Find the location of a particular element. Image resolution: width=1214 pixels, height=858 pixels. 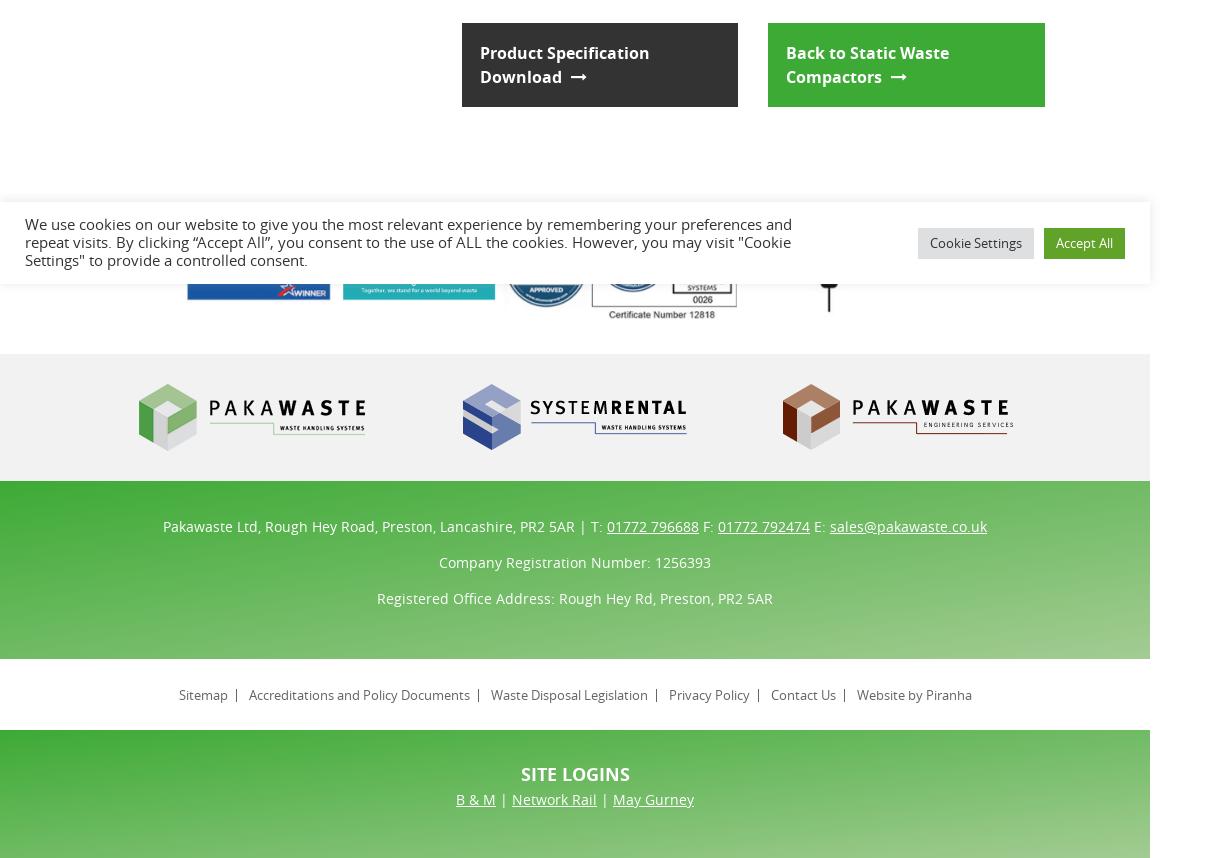

'Pakawaste Ltd, Rough Hey Road, Preston, Lancashire, PR2 5AR | T:' is located at coordinates (383, 525).